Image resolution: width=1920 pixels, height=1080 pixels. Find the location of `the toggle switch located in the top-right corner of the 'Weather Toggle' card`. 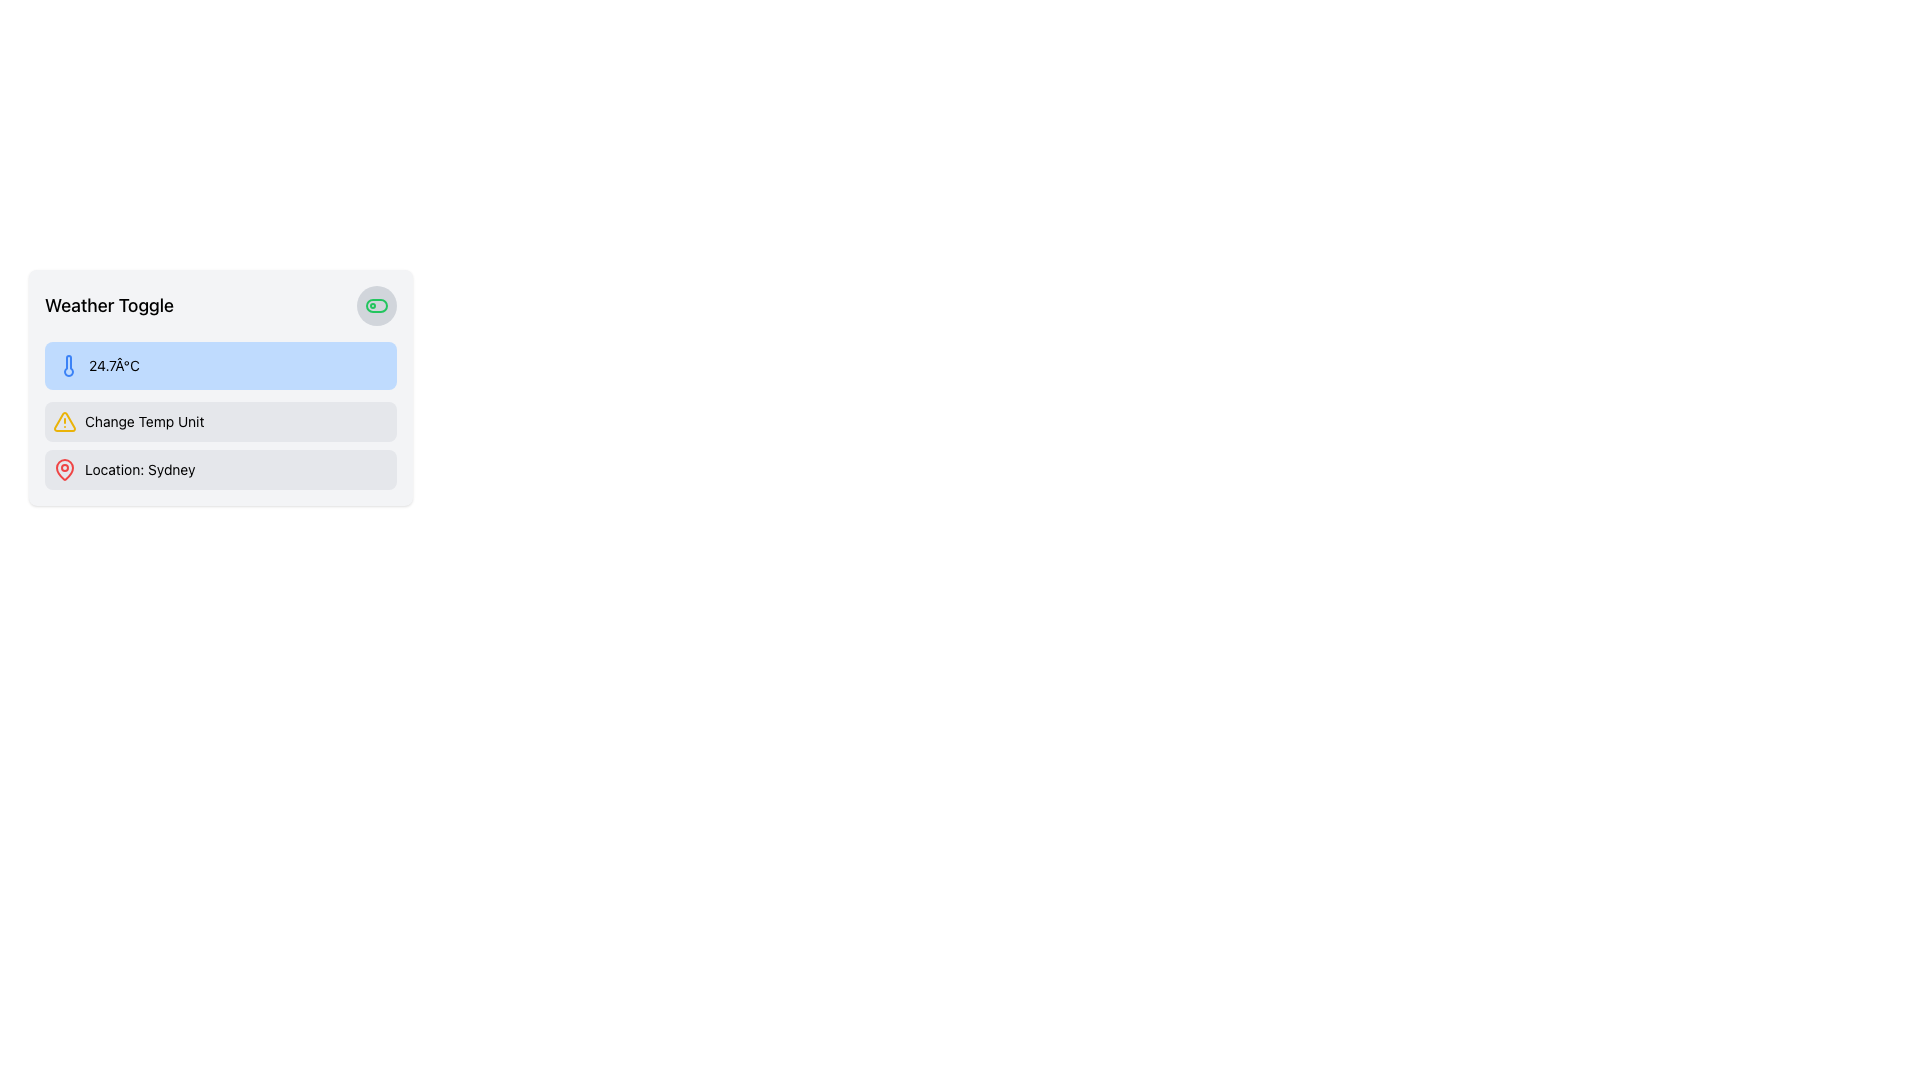

the toggle switch located in the top-right corner of the 'Weather Toggle' card is located at coordinates (377, 305).